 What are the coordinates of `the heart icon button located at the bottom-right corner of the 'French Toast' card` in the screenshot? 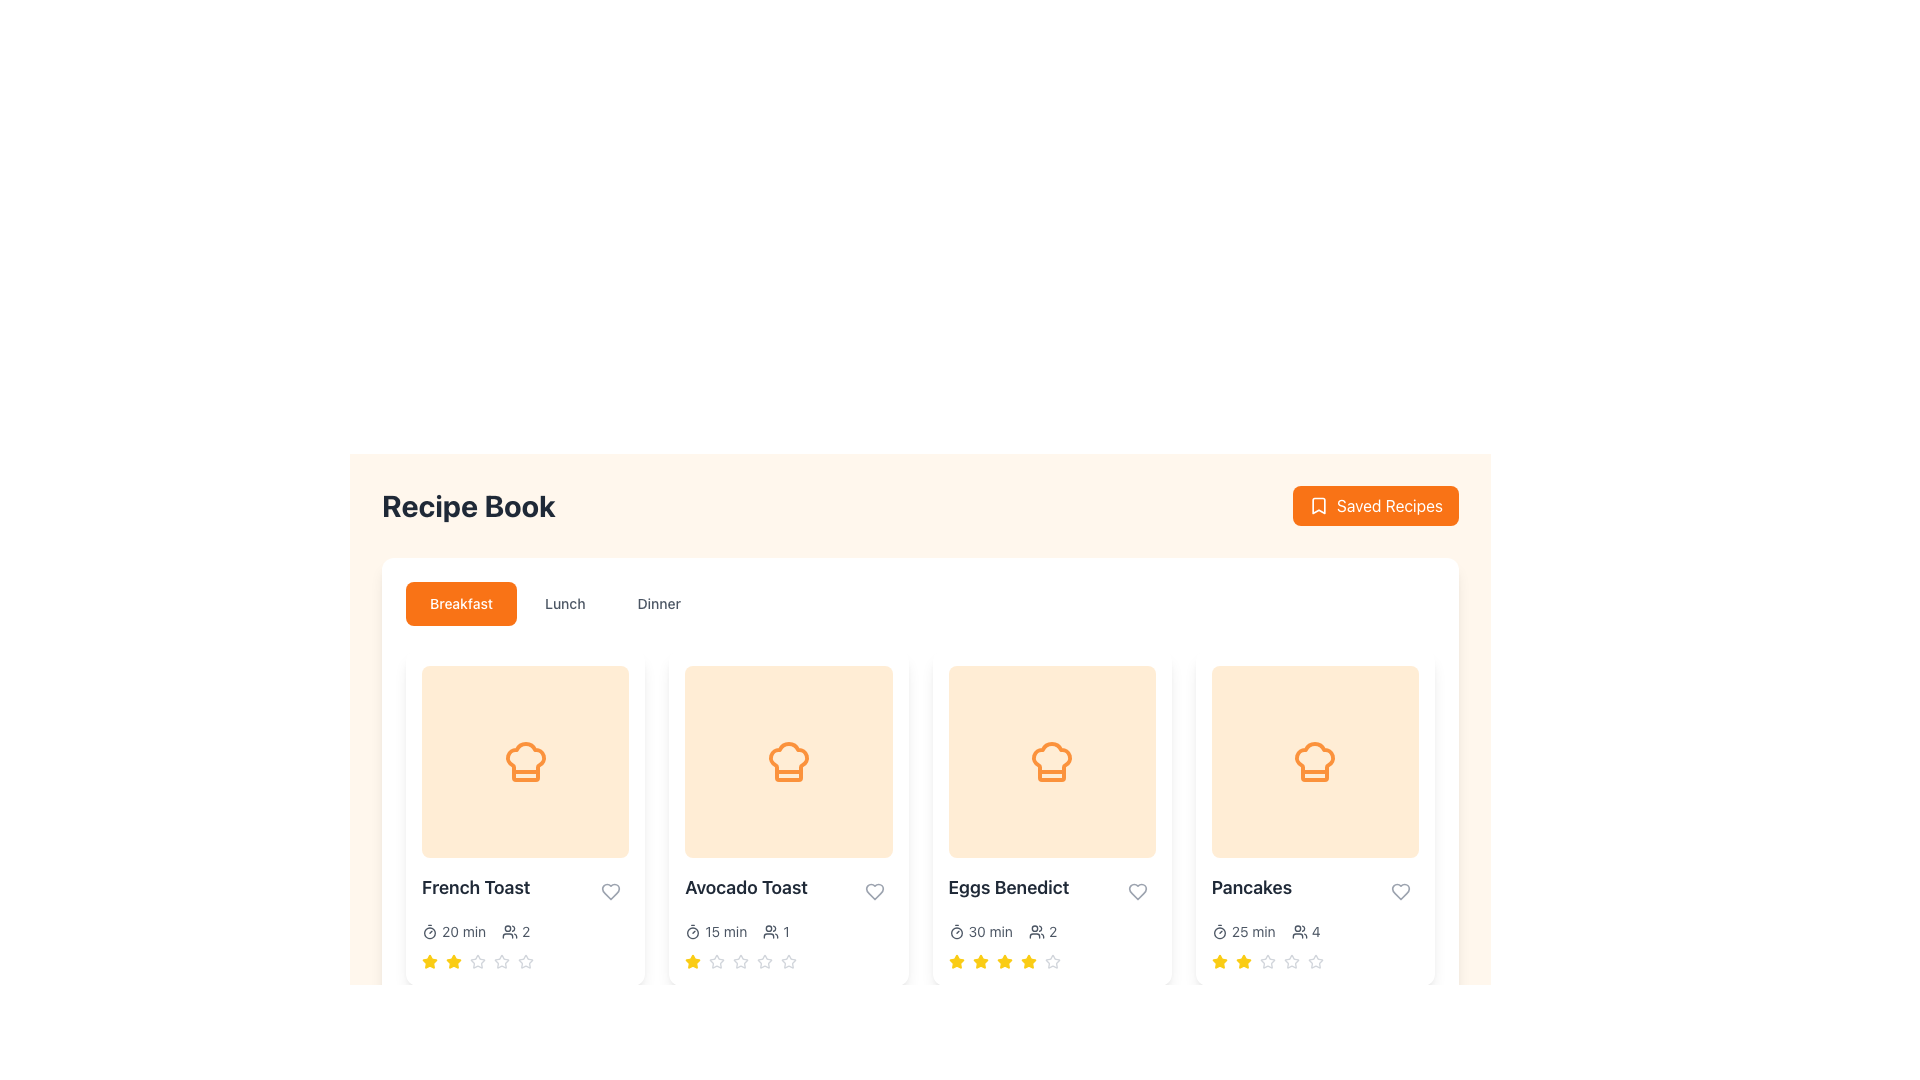 It's located at (610, 890).